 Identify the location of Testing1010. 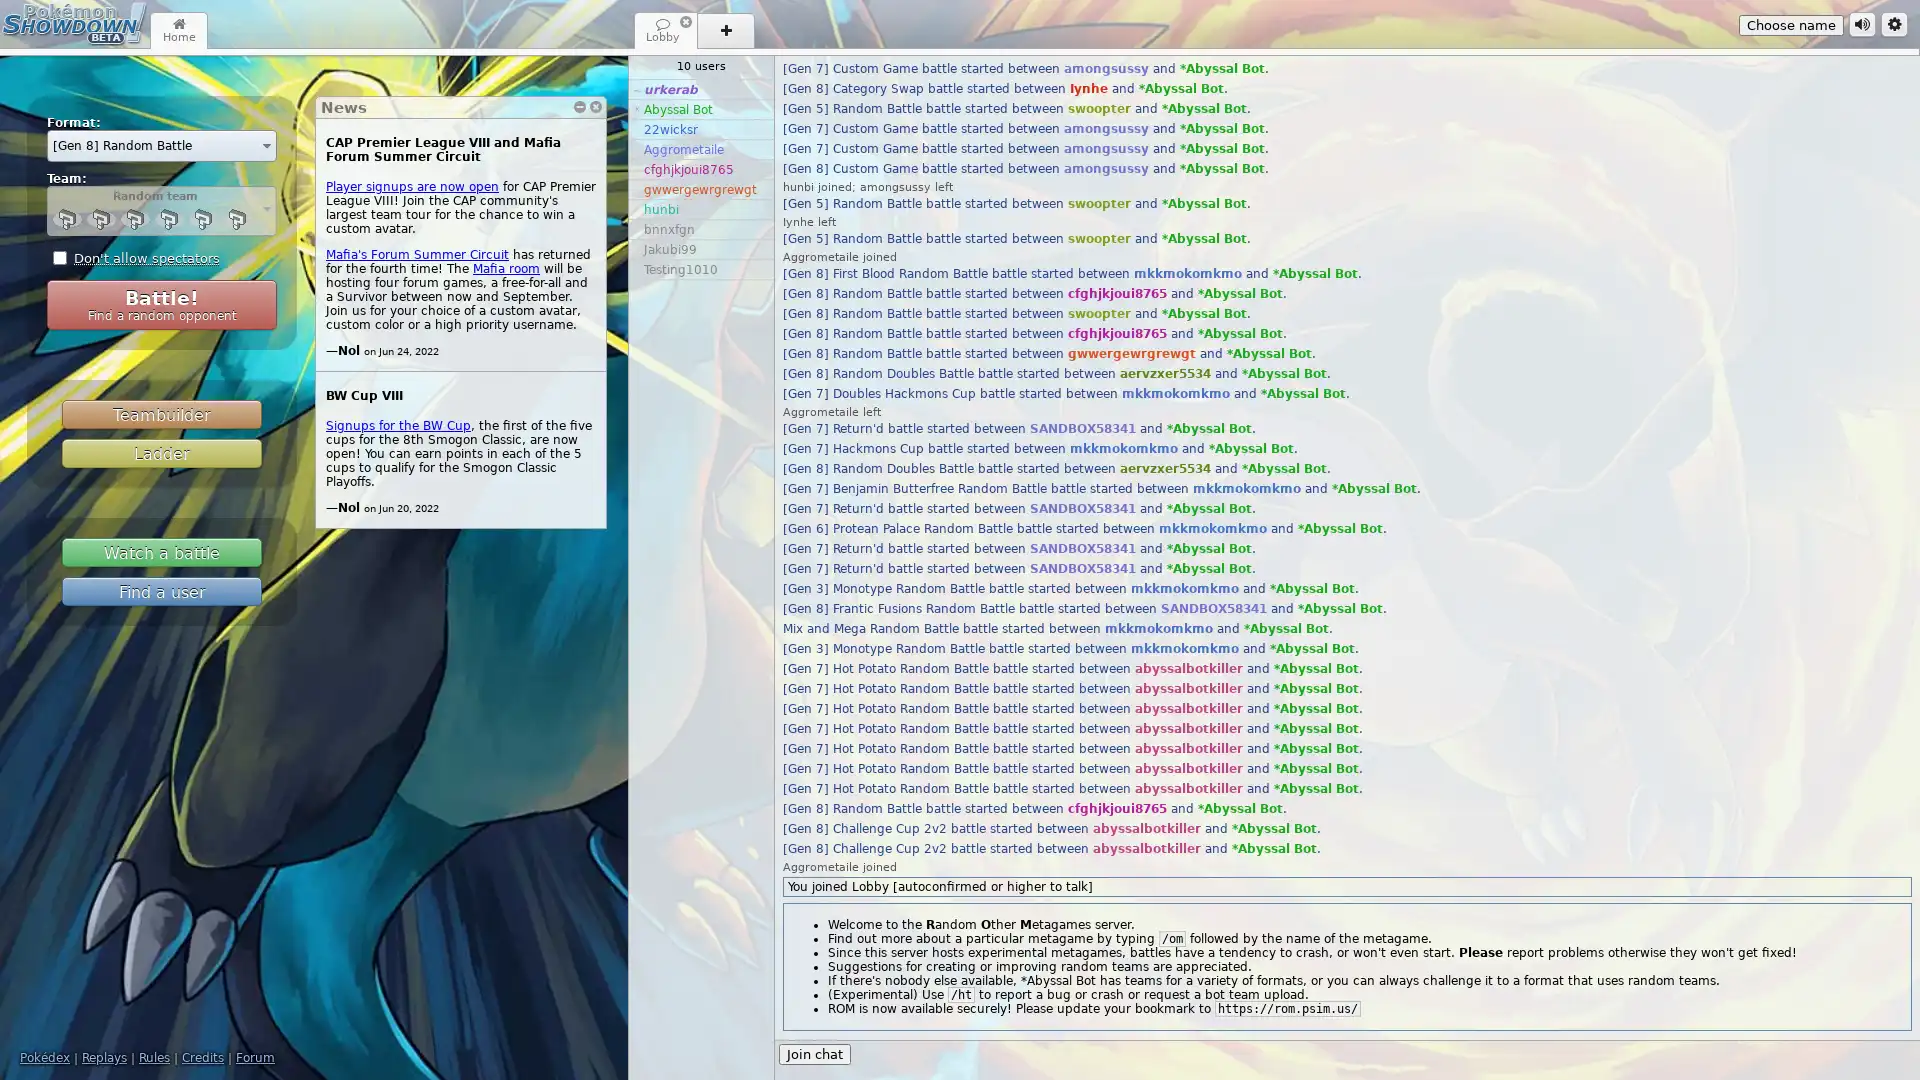
(701, 268).